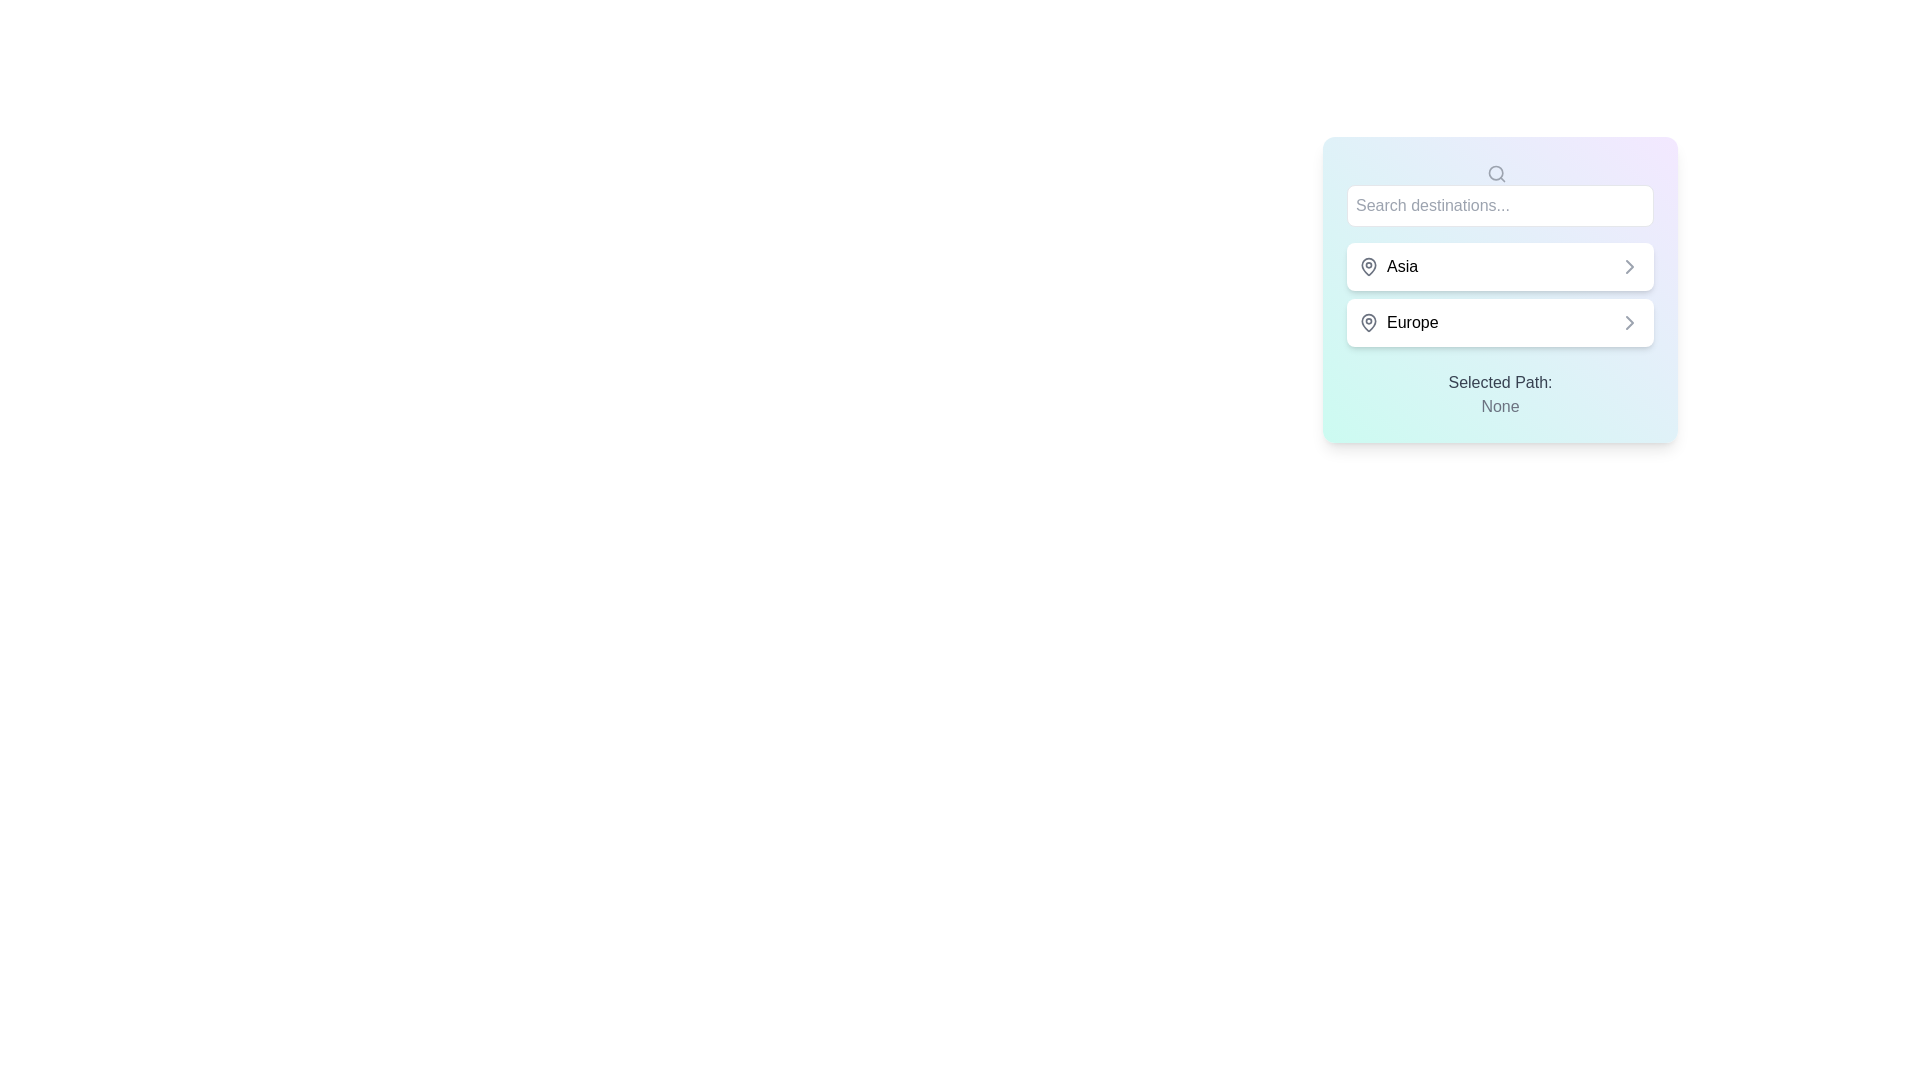  I want to click on the text label representing 'Europe' in the vertical list, which is the second item beneath 'Asia', so click(1397, 322).